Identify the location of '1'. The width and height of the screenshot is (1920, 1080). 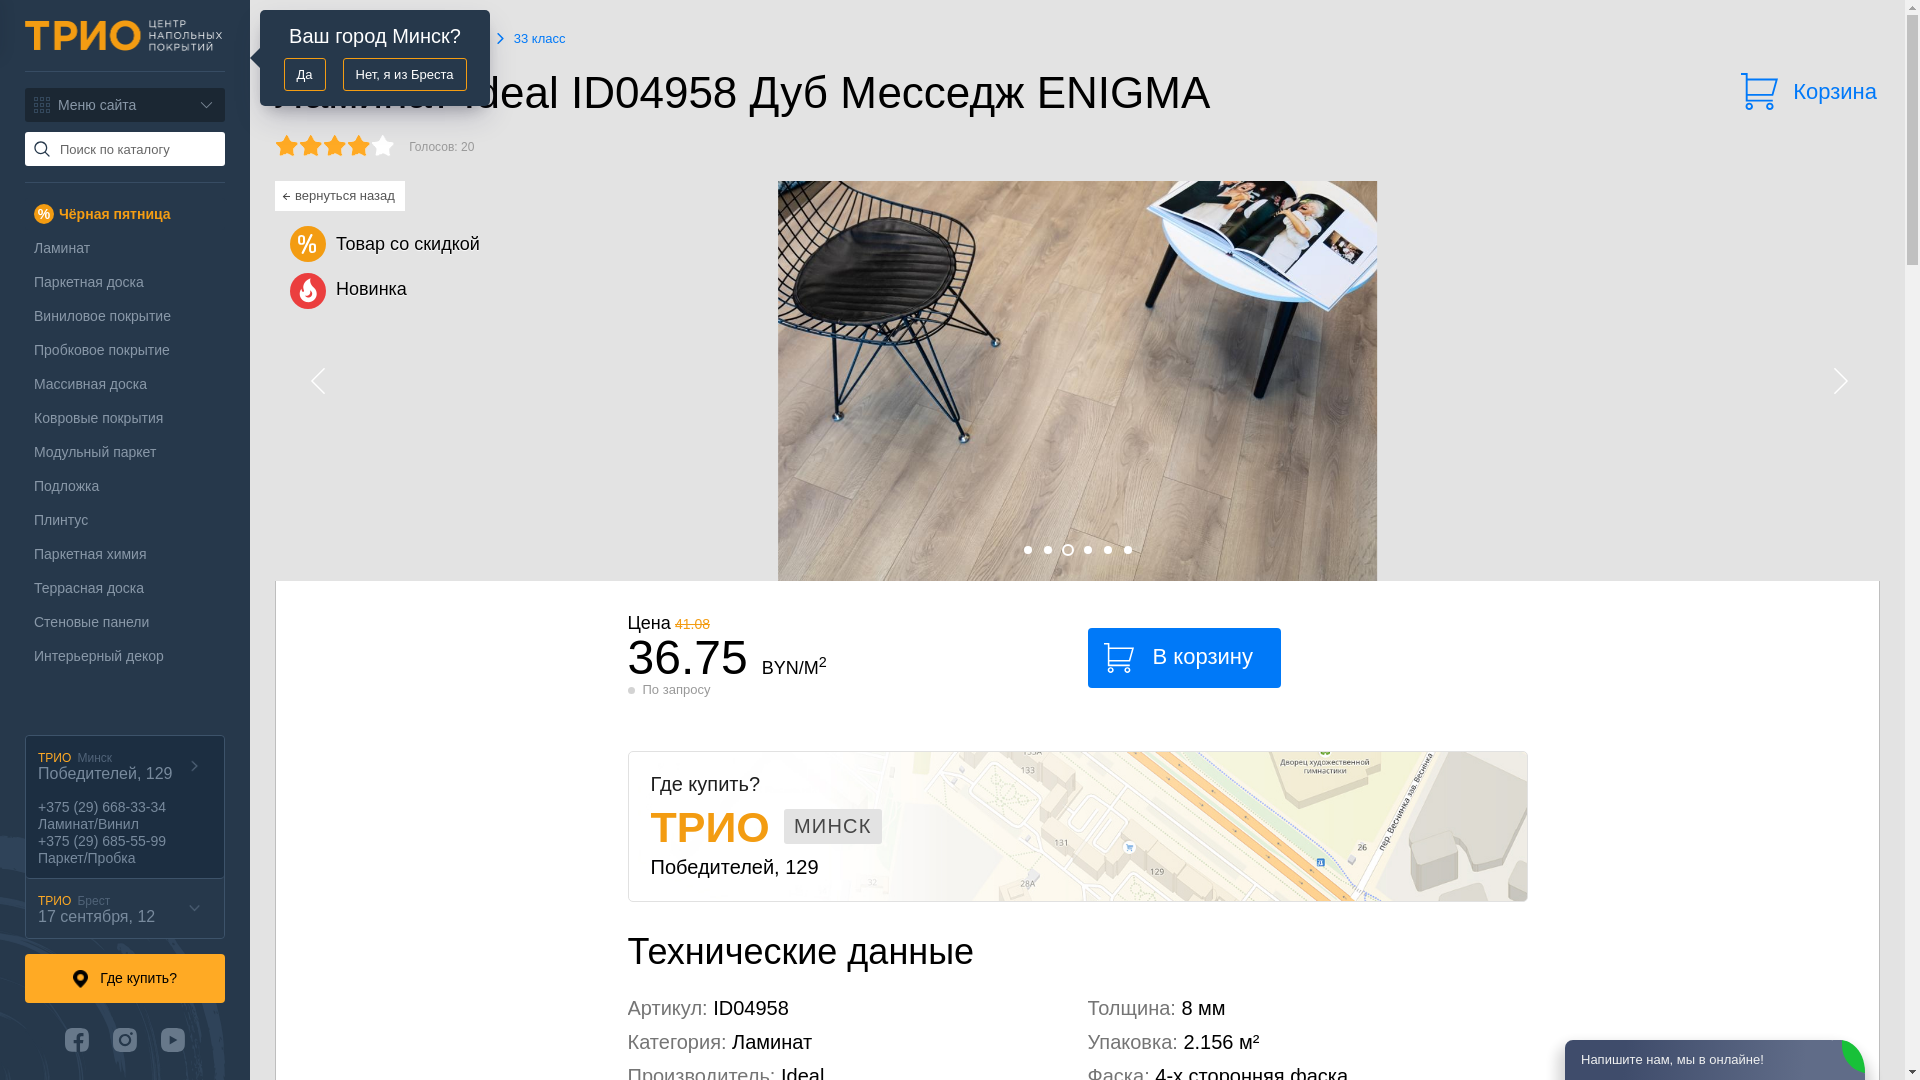
(1023, 550).